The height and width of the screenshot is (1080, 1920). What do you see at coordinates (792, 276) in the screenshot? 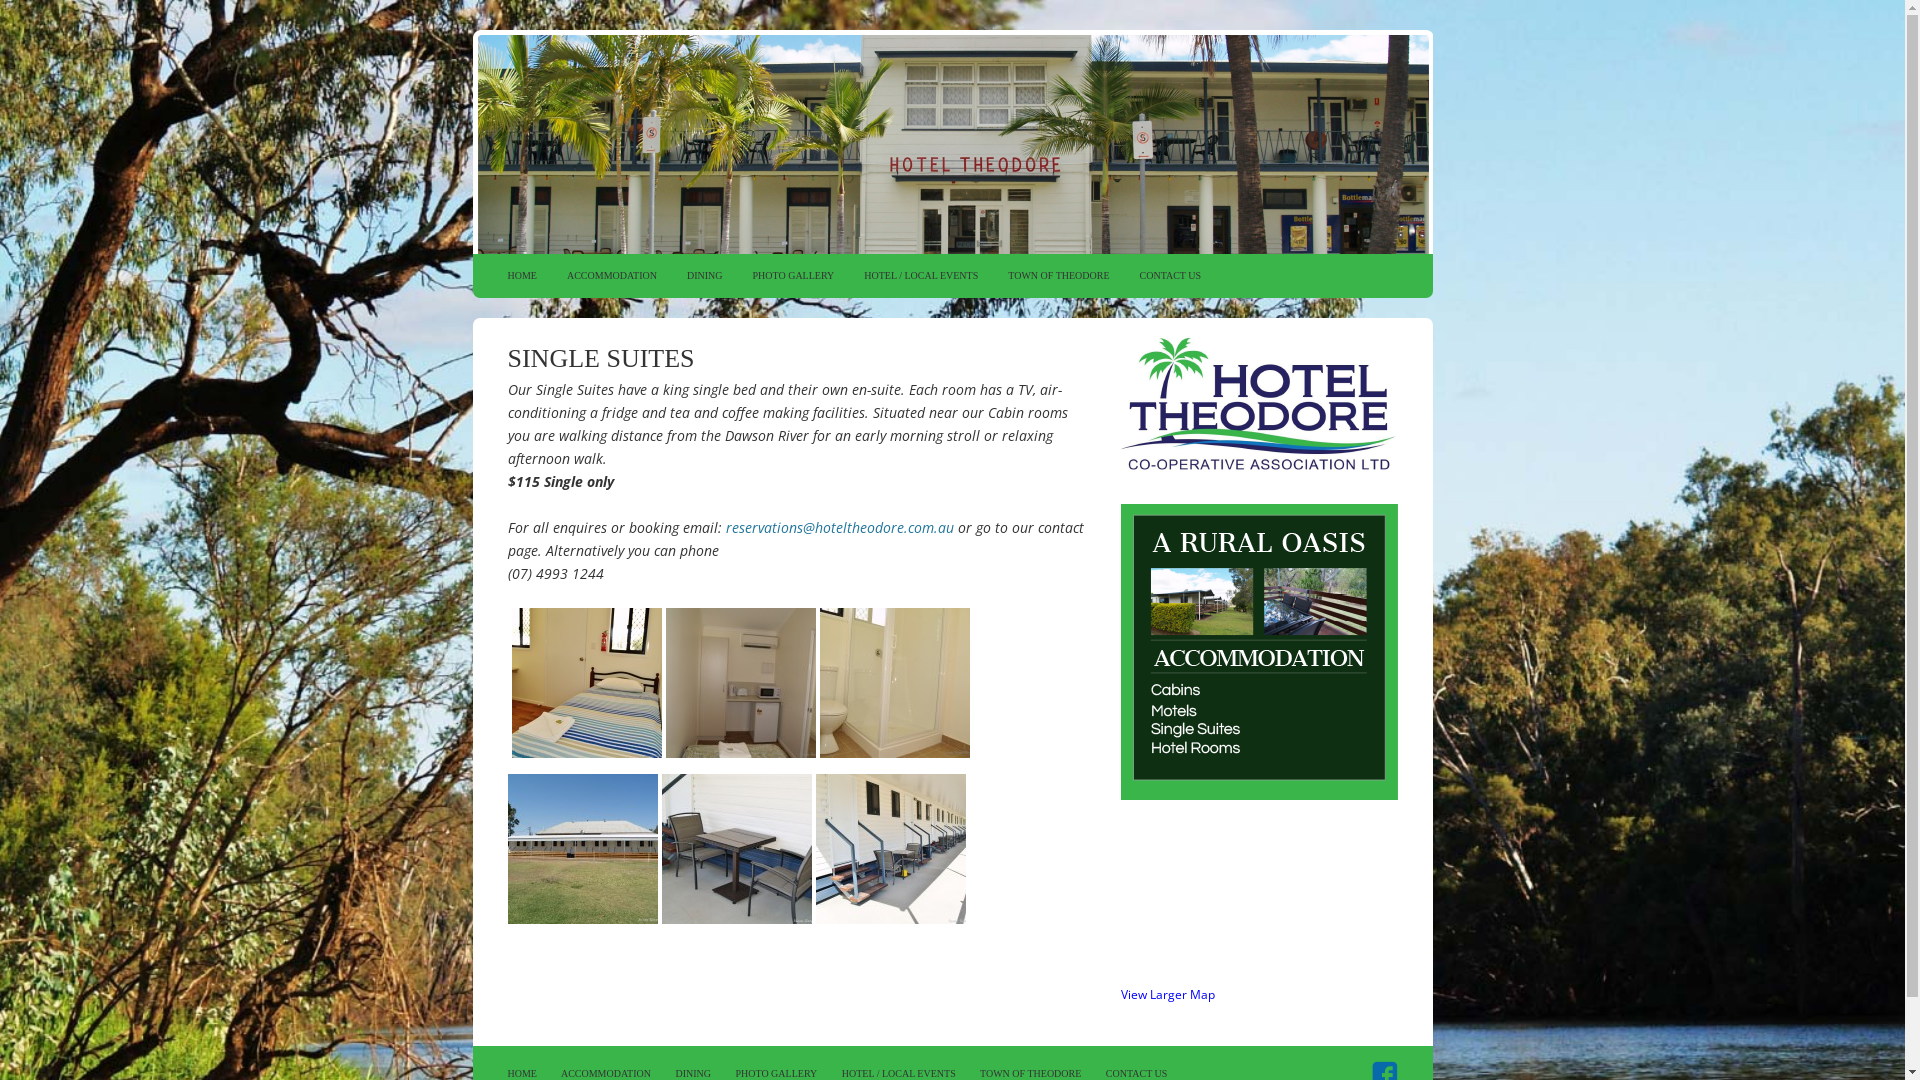
I see `'PHOTO GALLERY'` at bounding box center [792, 276].